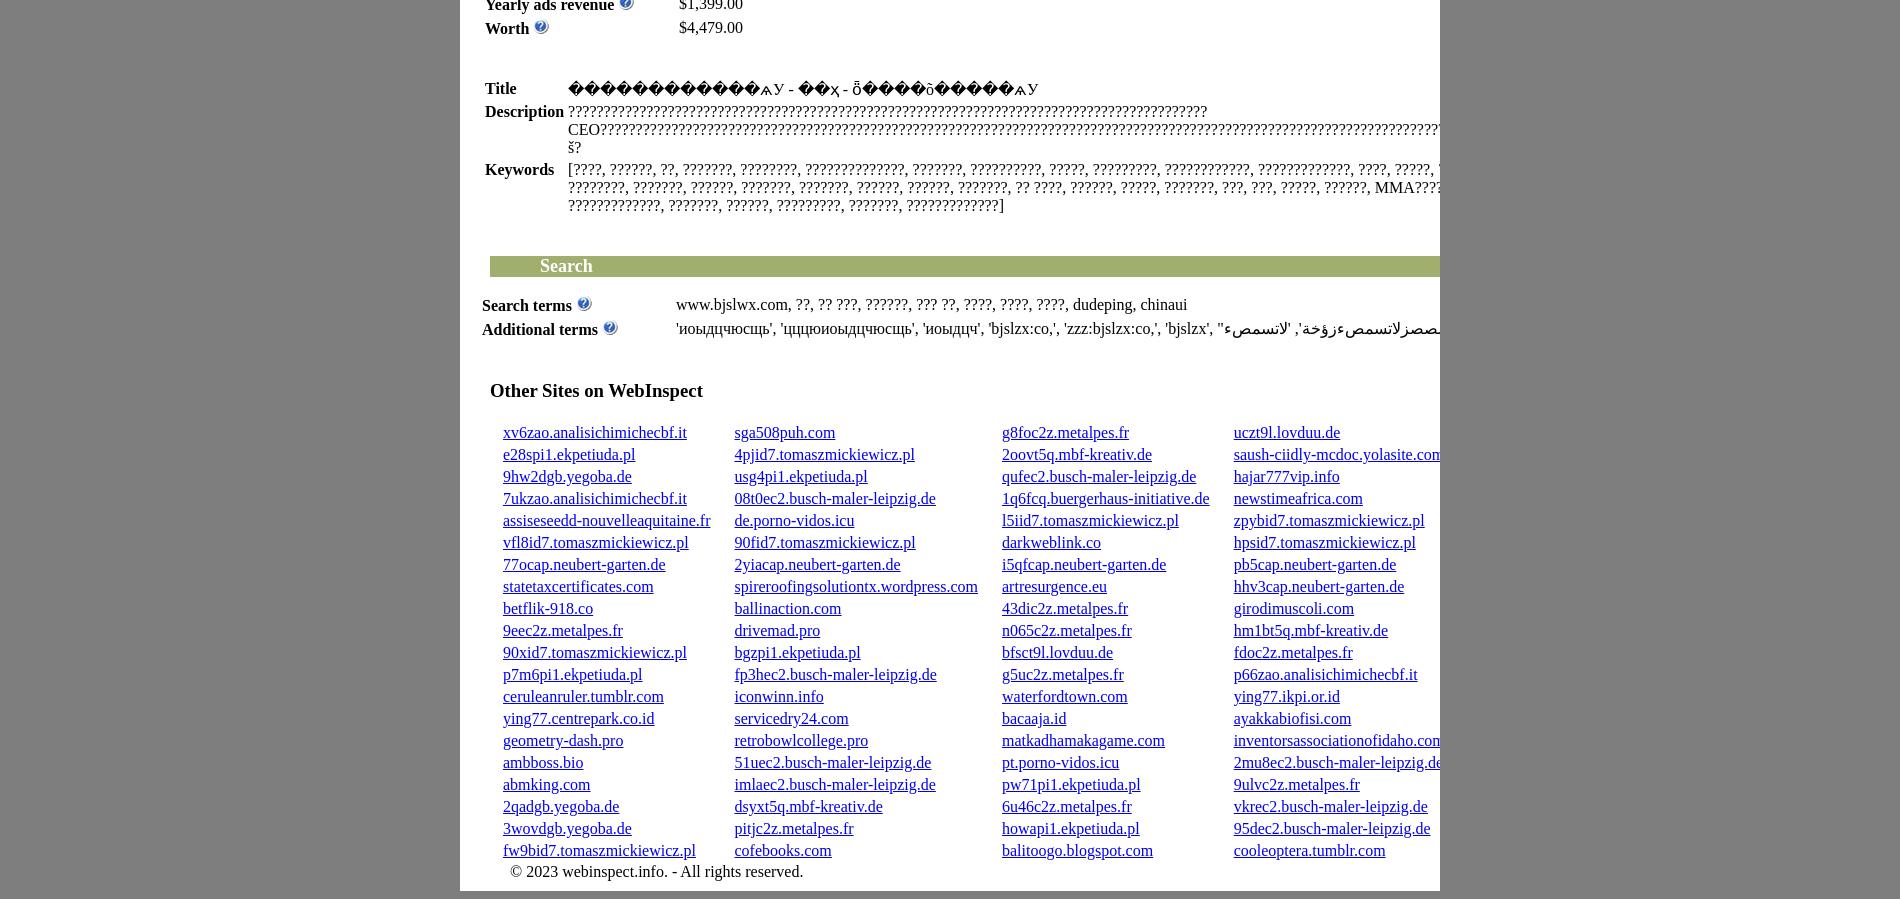  Describe the element at coordinates (831, 762) in the screenshot. I see `'51uec2.busch-maler-leipzig.de'` at that location.